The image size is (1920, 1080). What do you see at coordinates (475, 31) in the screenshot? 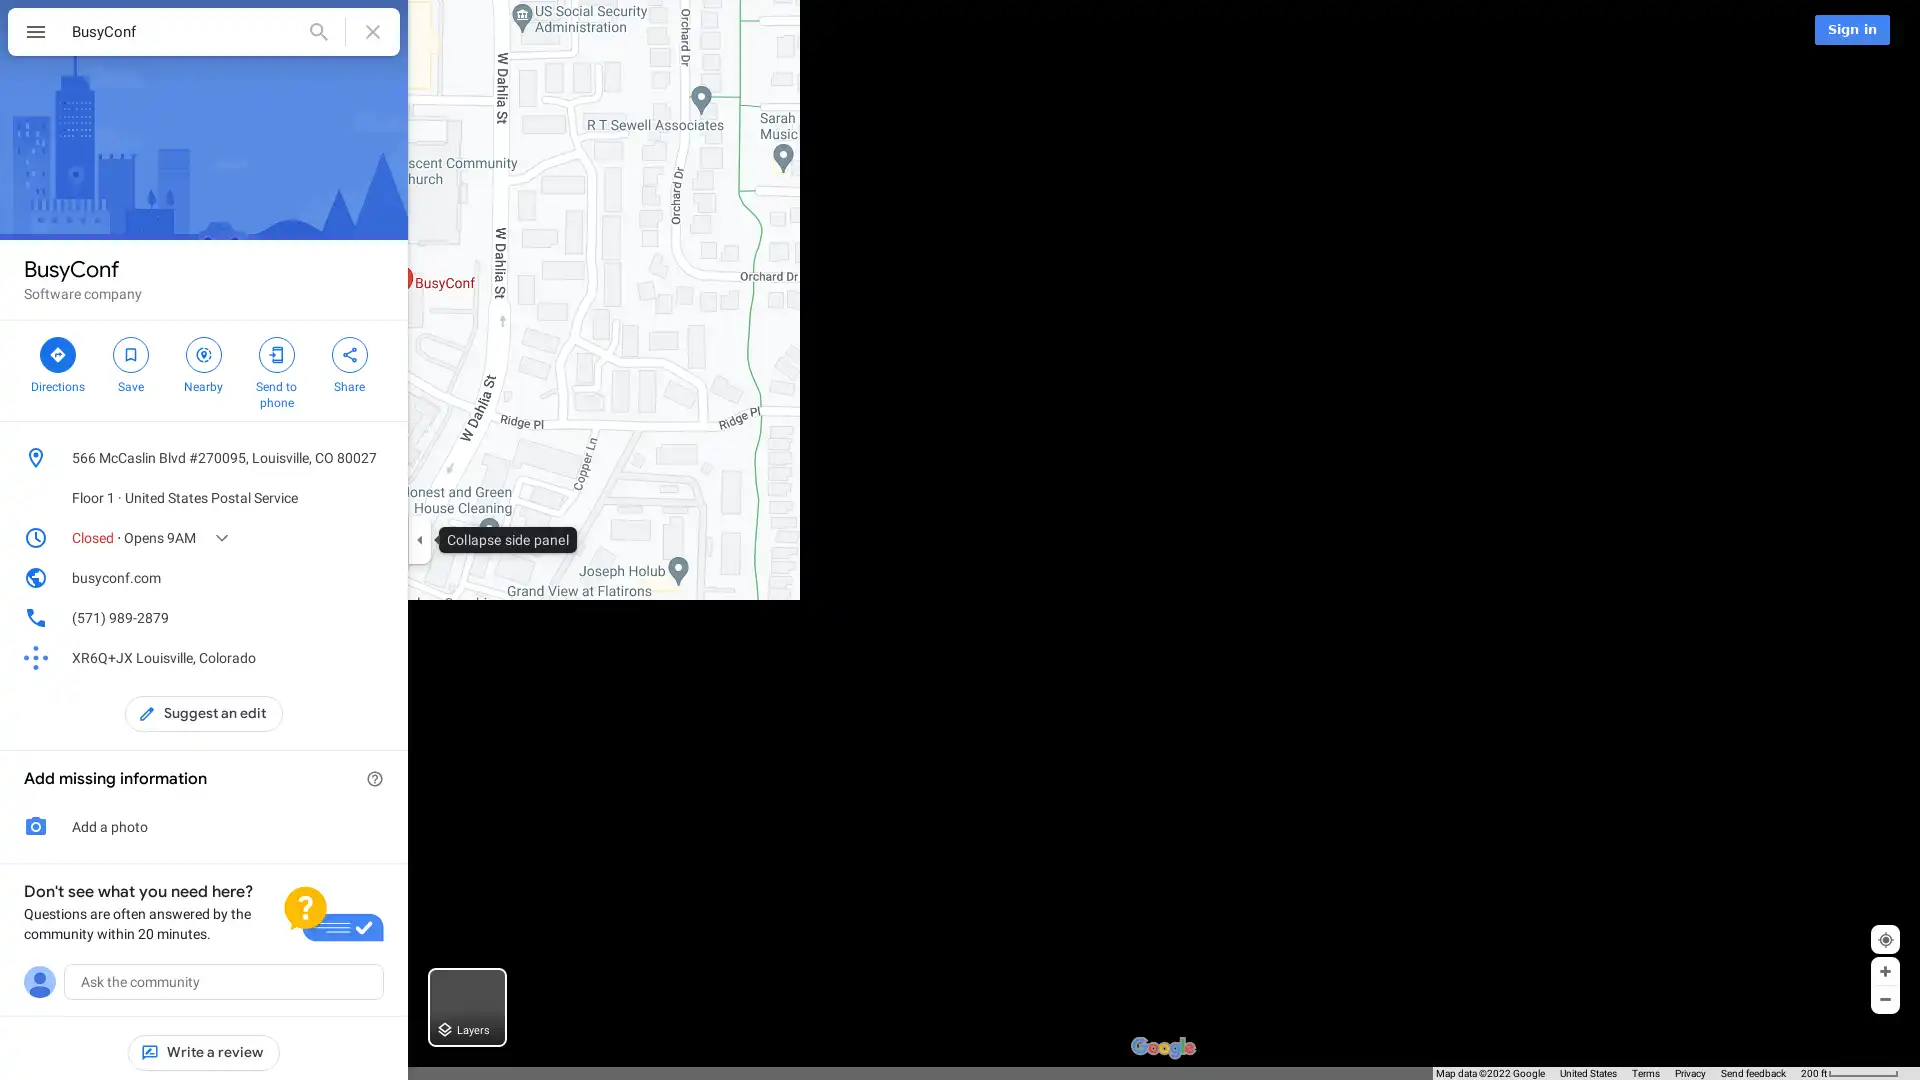
I see `Restaurants` at bounding box center [475, 31].